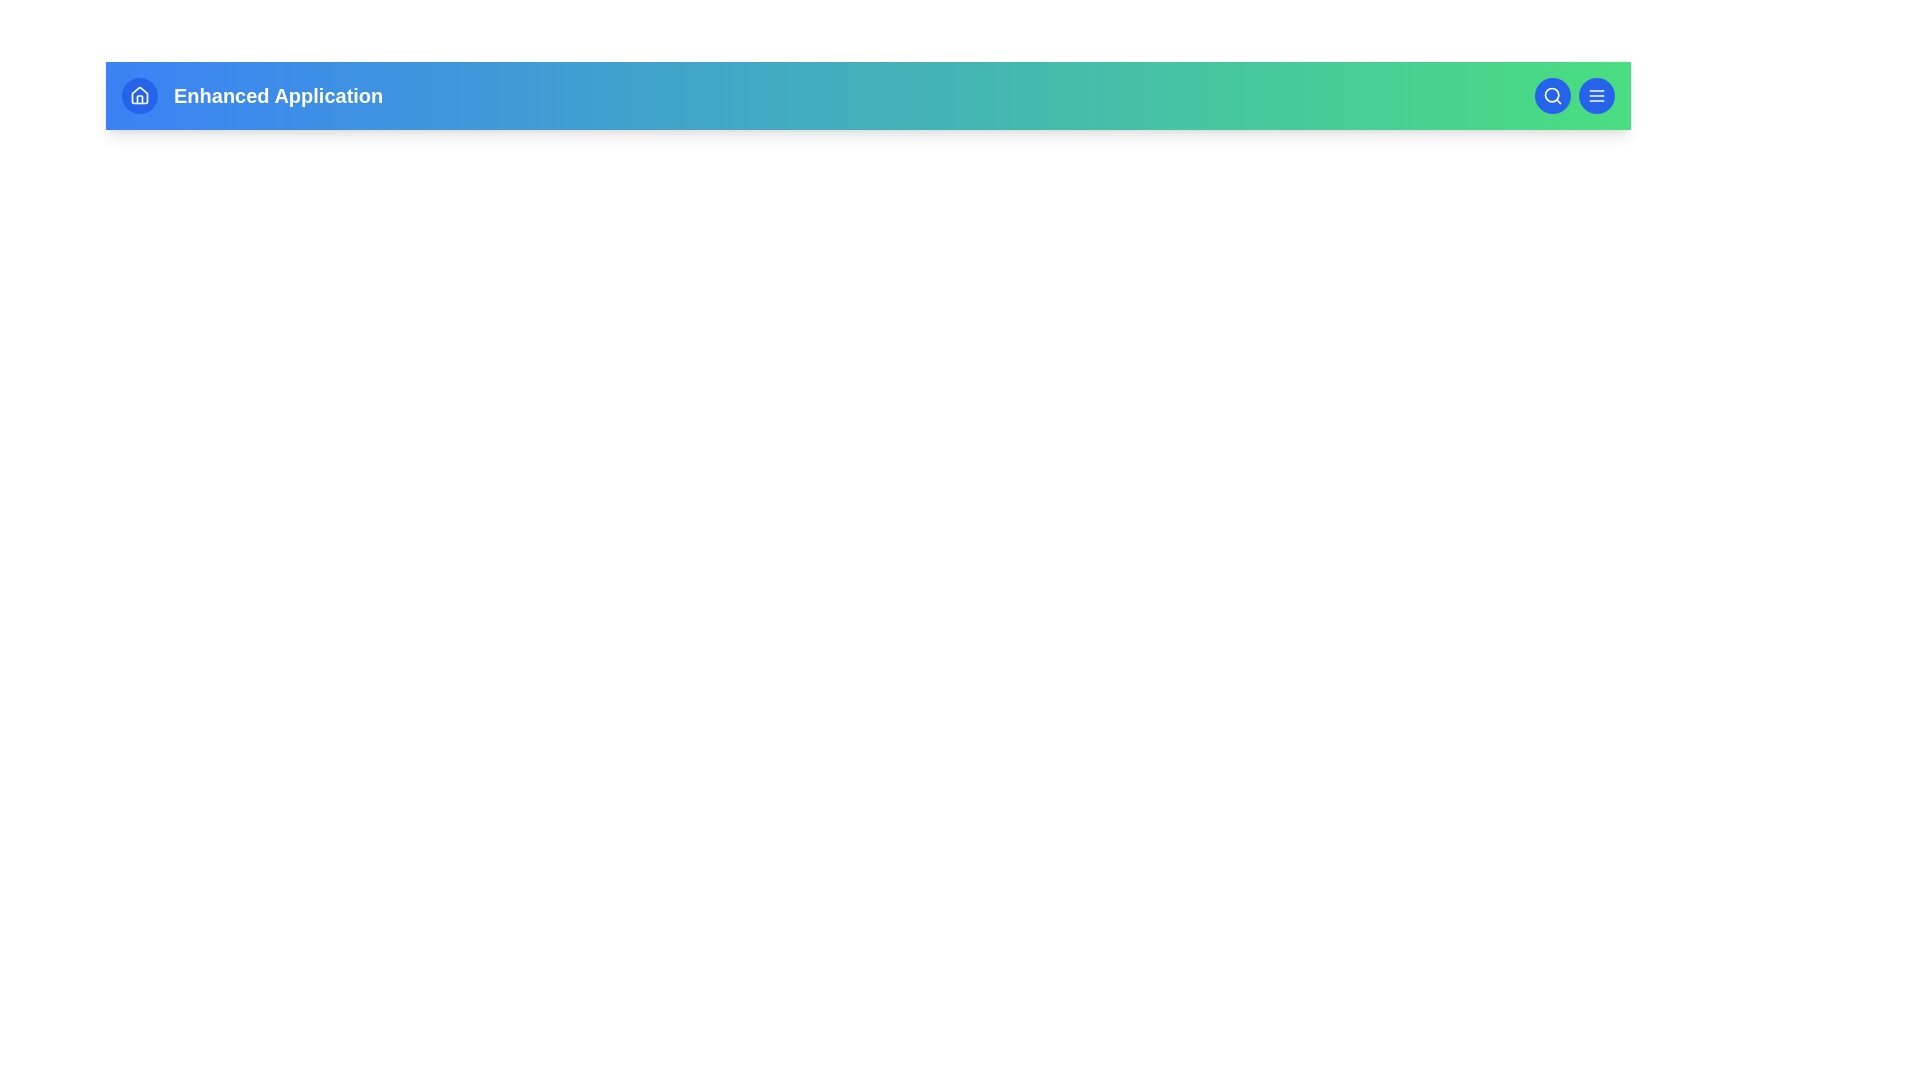 This screenshot has width=1920, height=1080. Describe the element at coordinates (1551, 95) in the screenshot. I see `the circular part of the search icon located at the top-right corner of the interface` at that location.